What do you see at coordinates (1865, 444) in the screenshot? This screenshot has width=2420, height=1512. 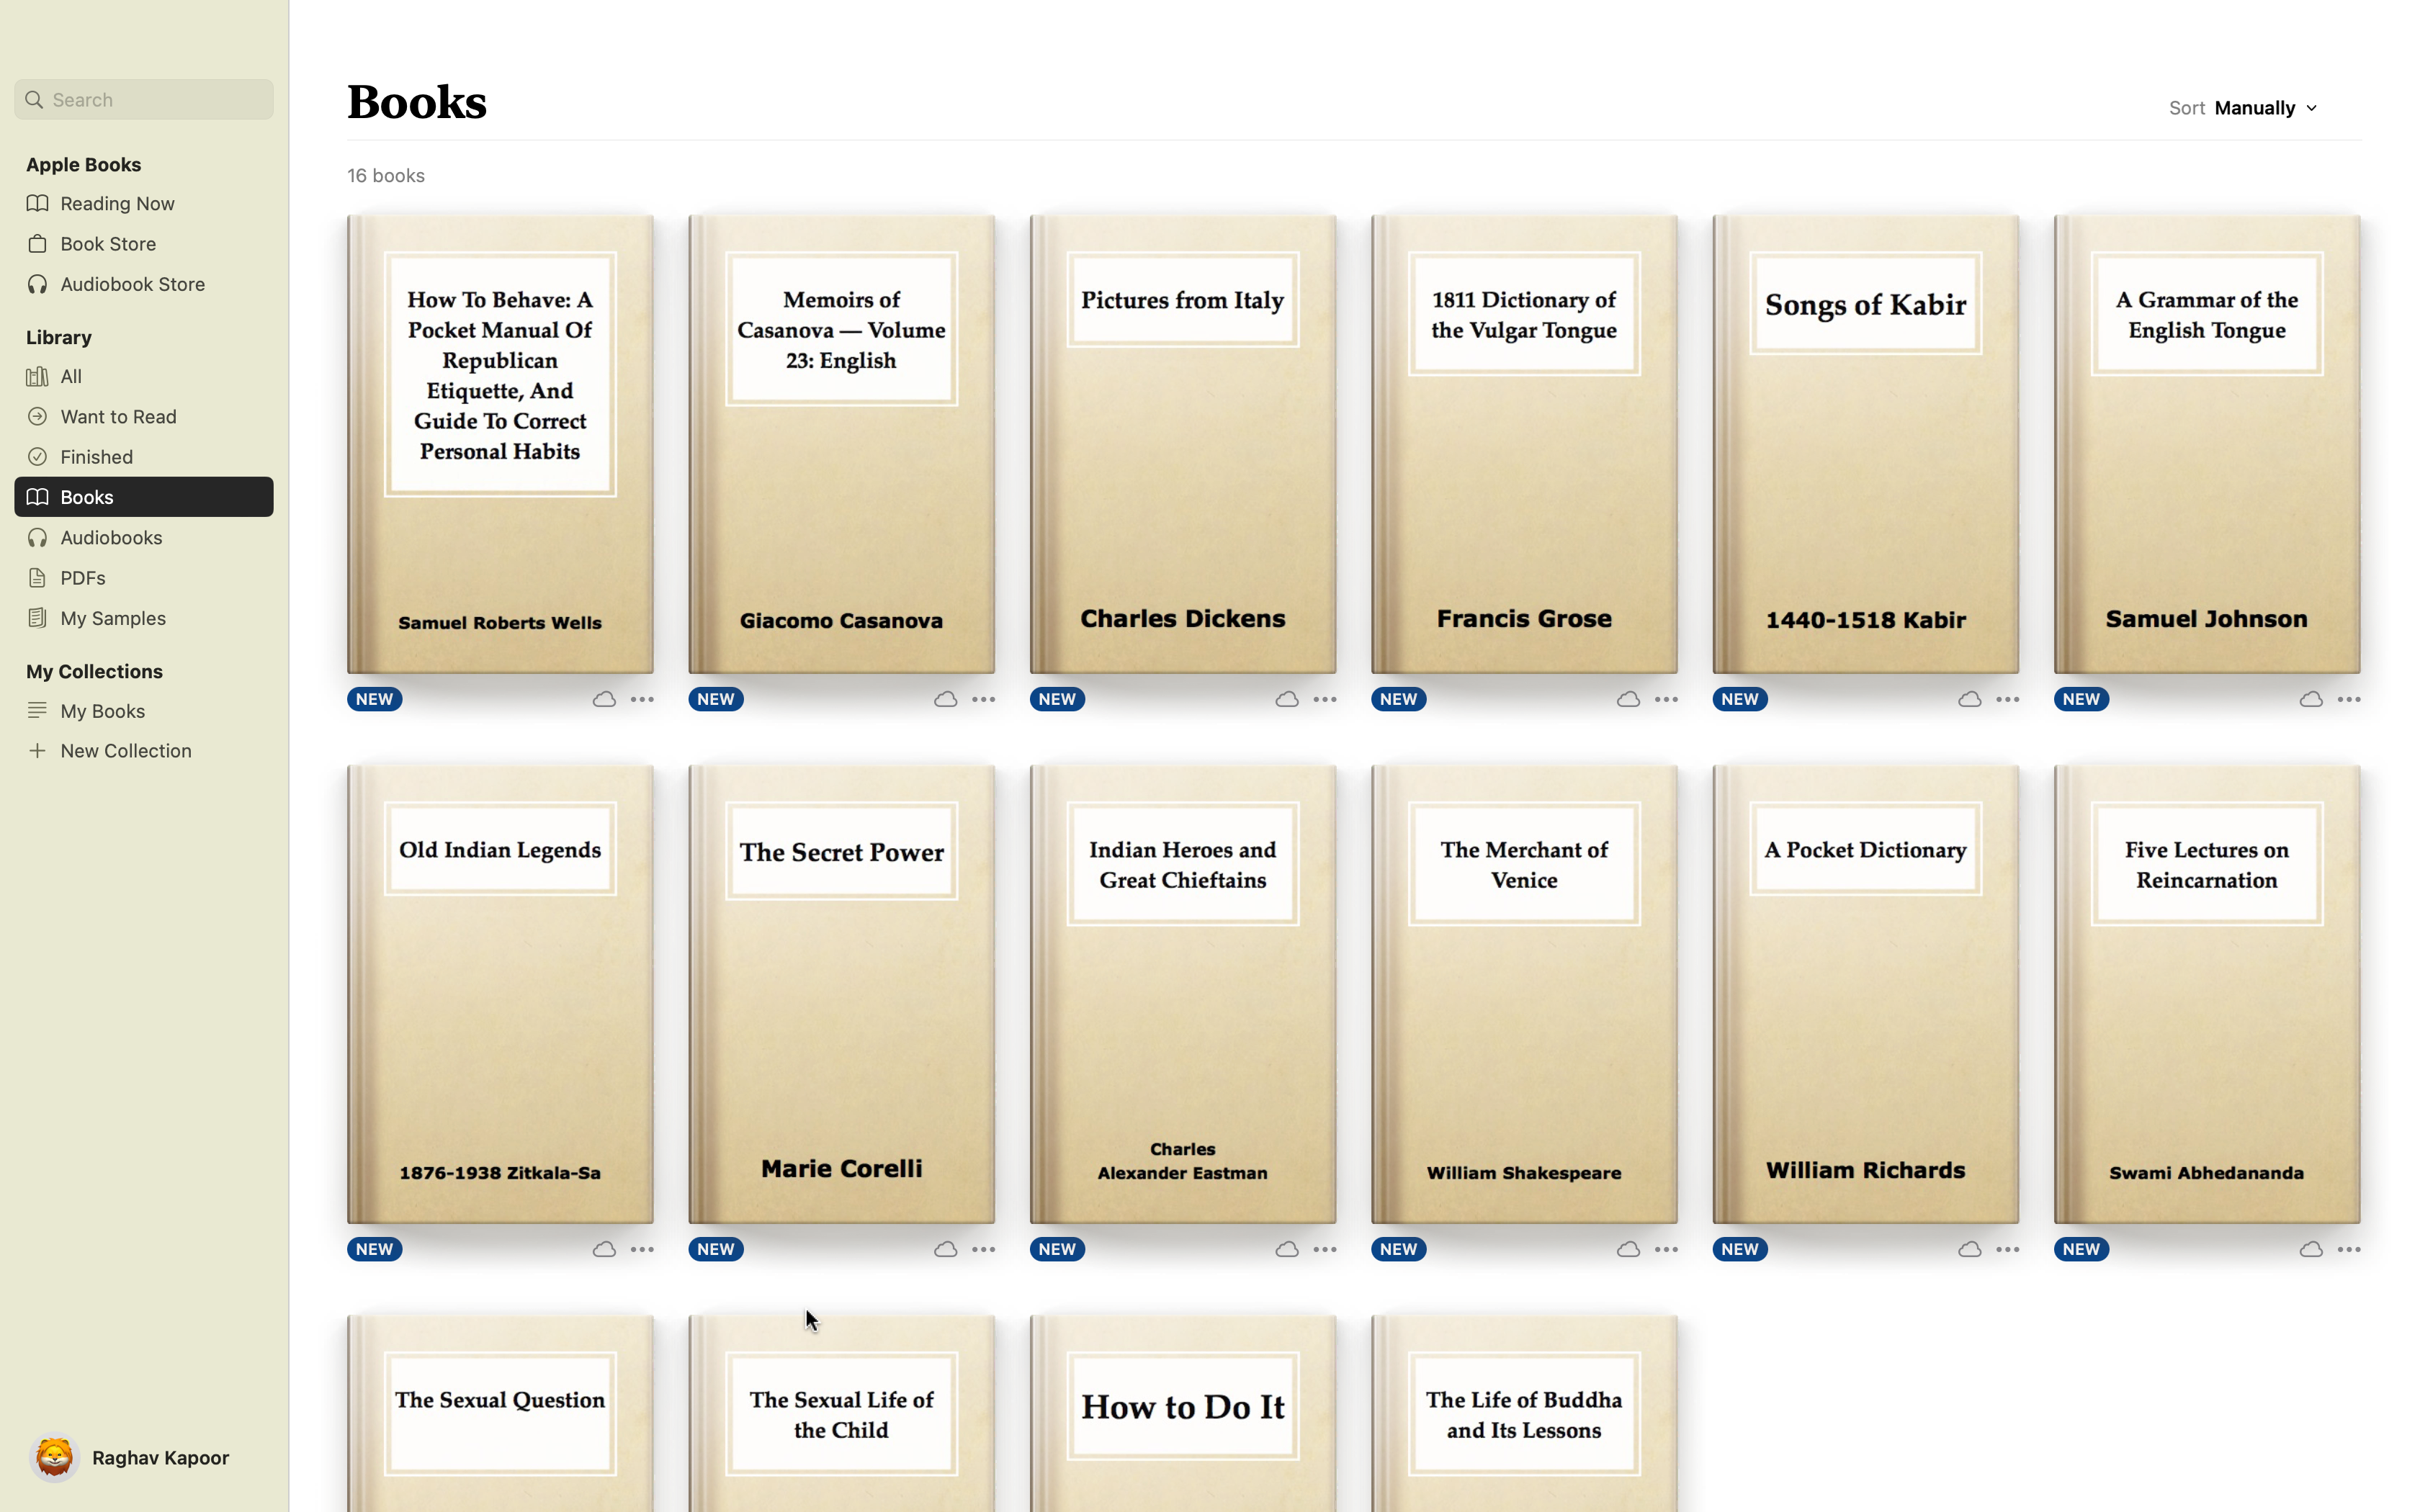 I see `double click to read the book "Songs of Kabir` at bounding box center [1865, 444].